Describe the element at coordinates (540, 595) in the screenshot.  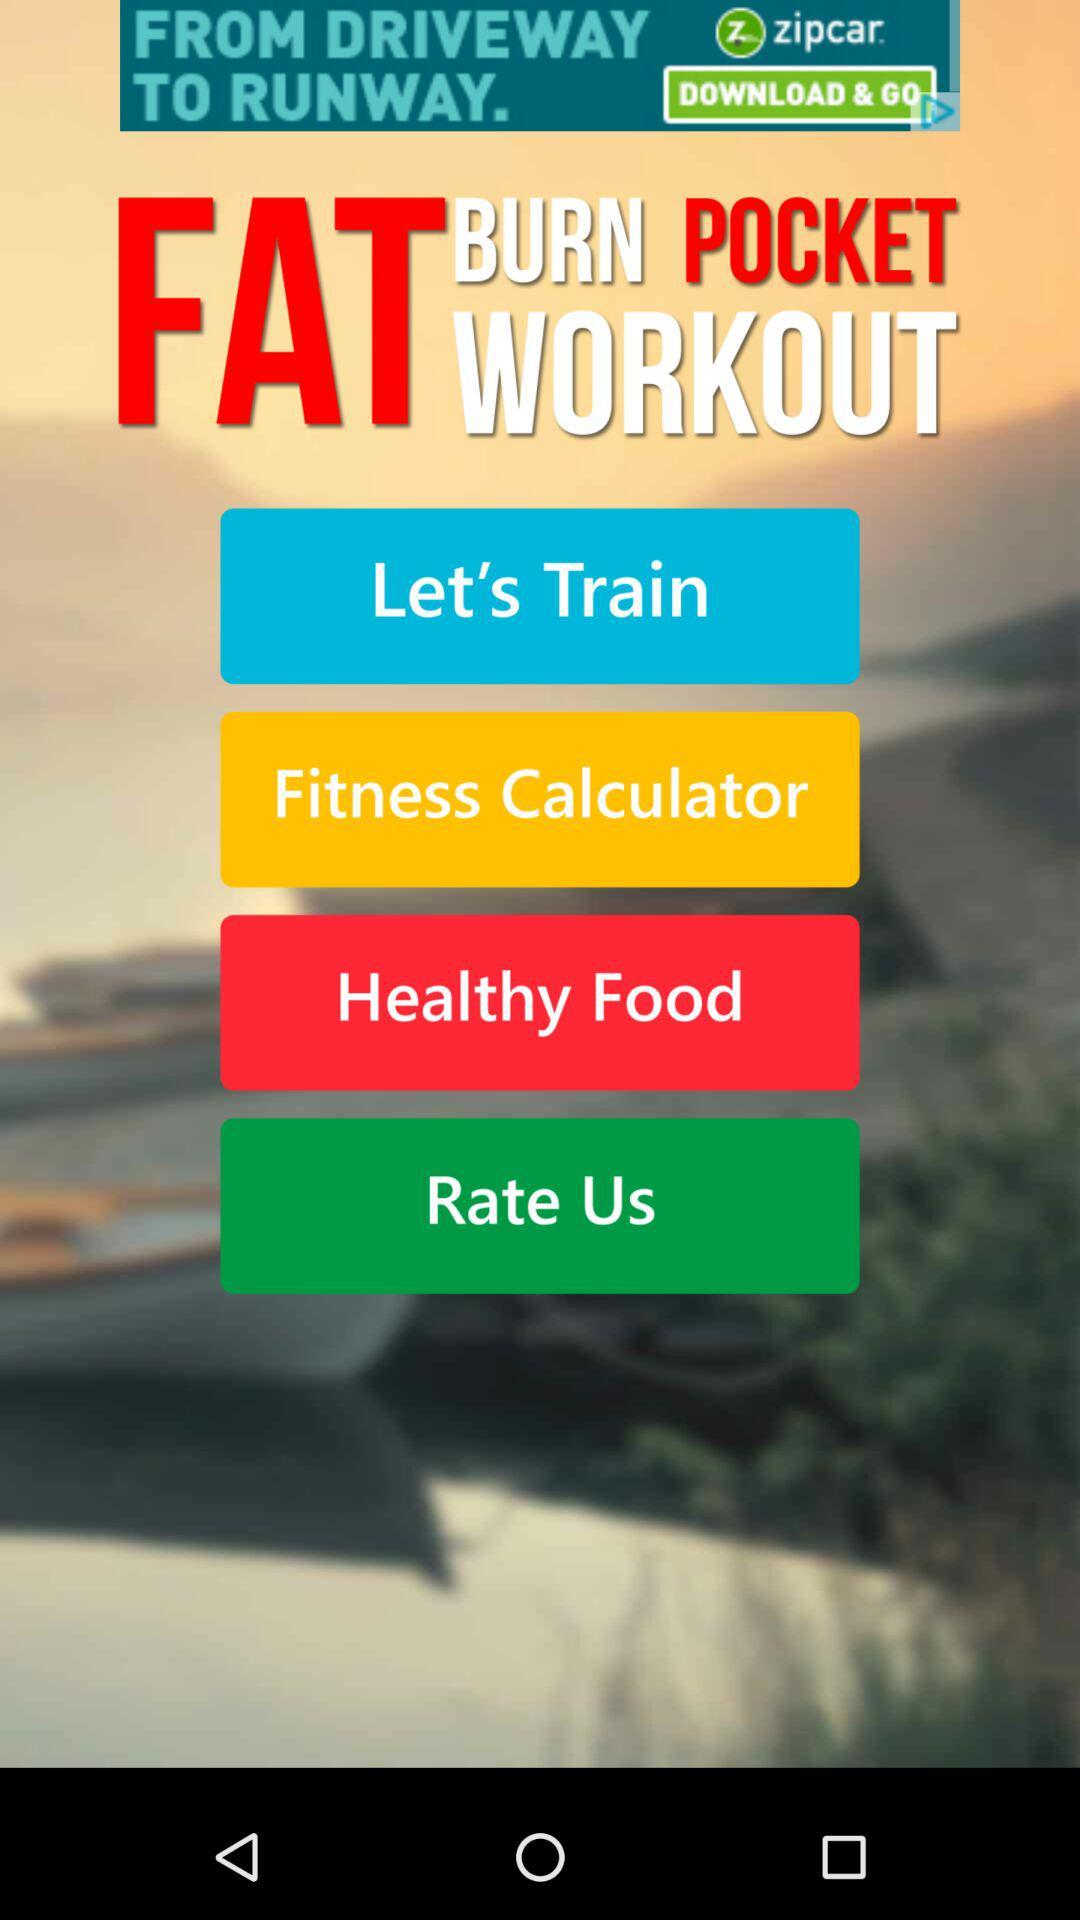
I see `option` at that location.